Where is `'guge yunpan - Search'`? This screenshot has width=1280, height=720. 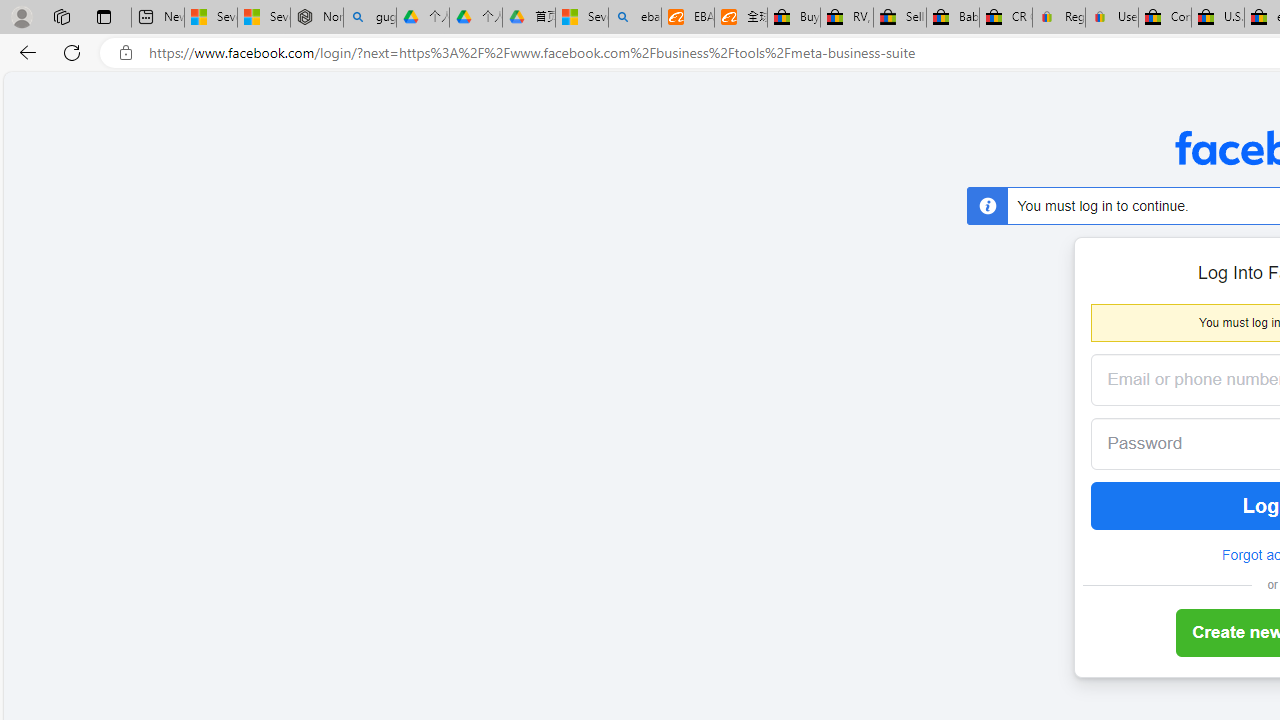
'guge yunpan - Search' is located at coordinates (369, 17).